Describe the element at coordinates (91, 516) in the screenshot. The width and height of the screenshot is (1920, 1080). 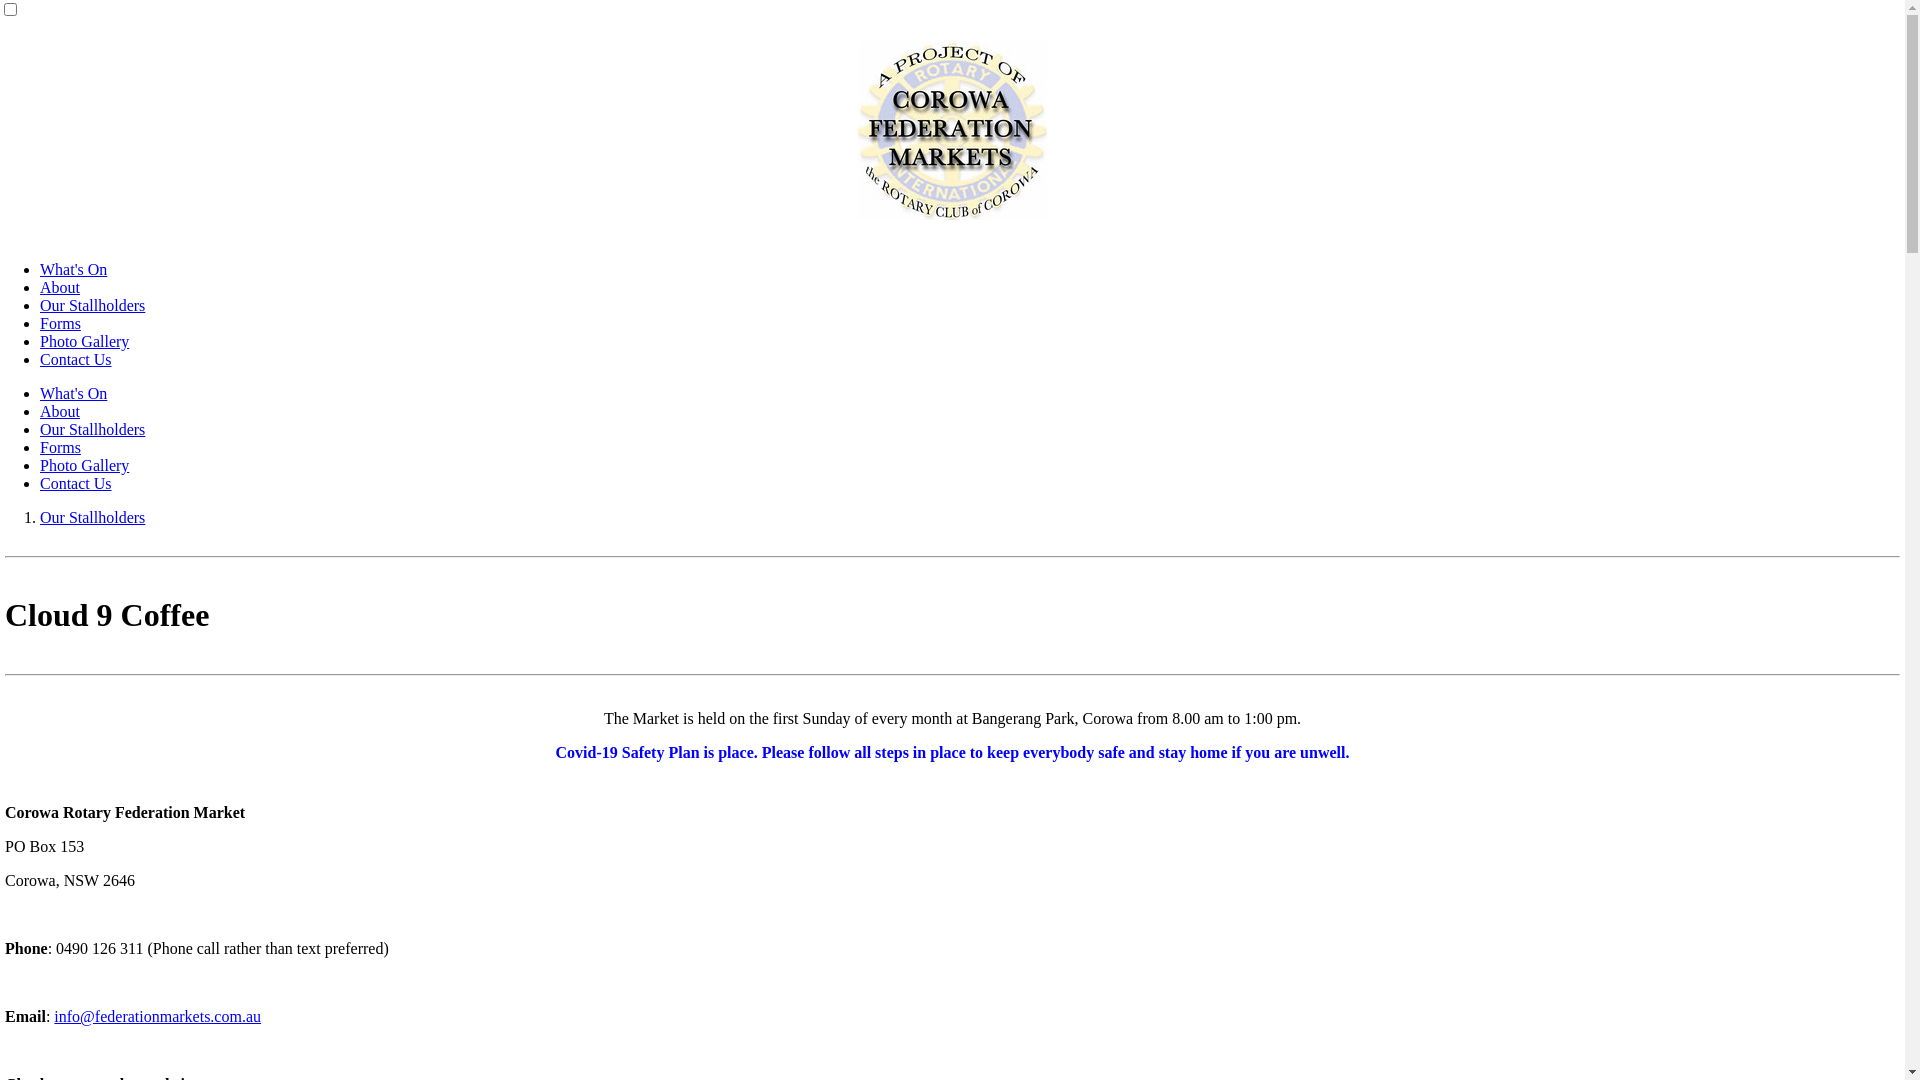
I see `'Our Stallholders'` at that location.